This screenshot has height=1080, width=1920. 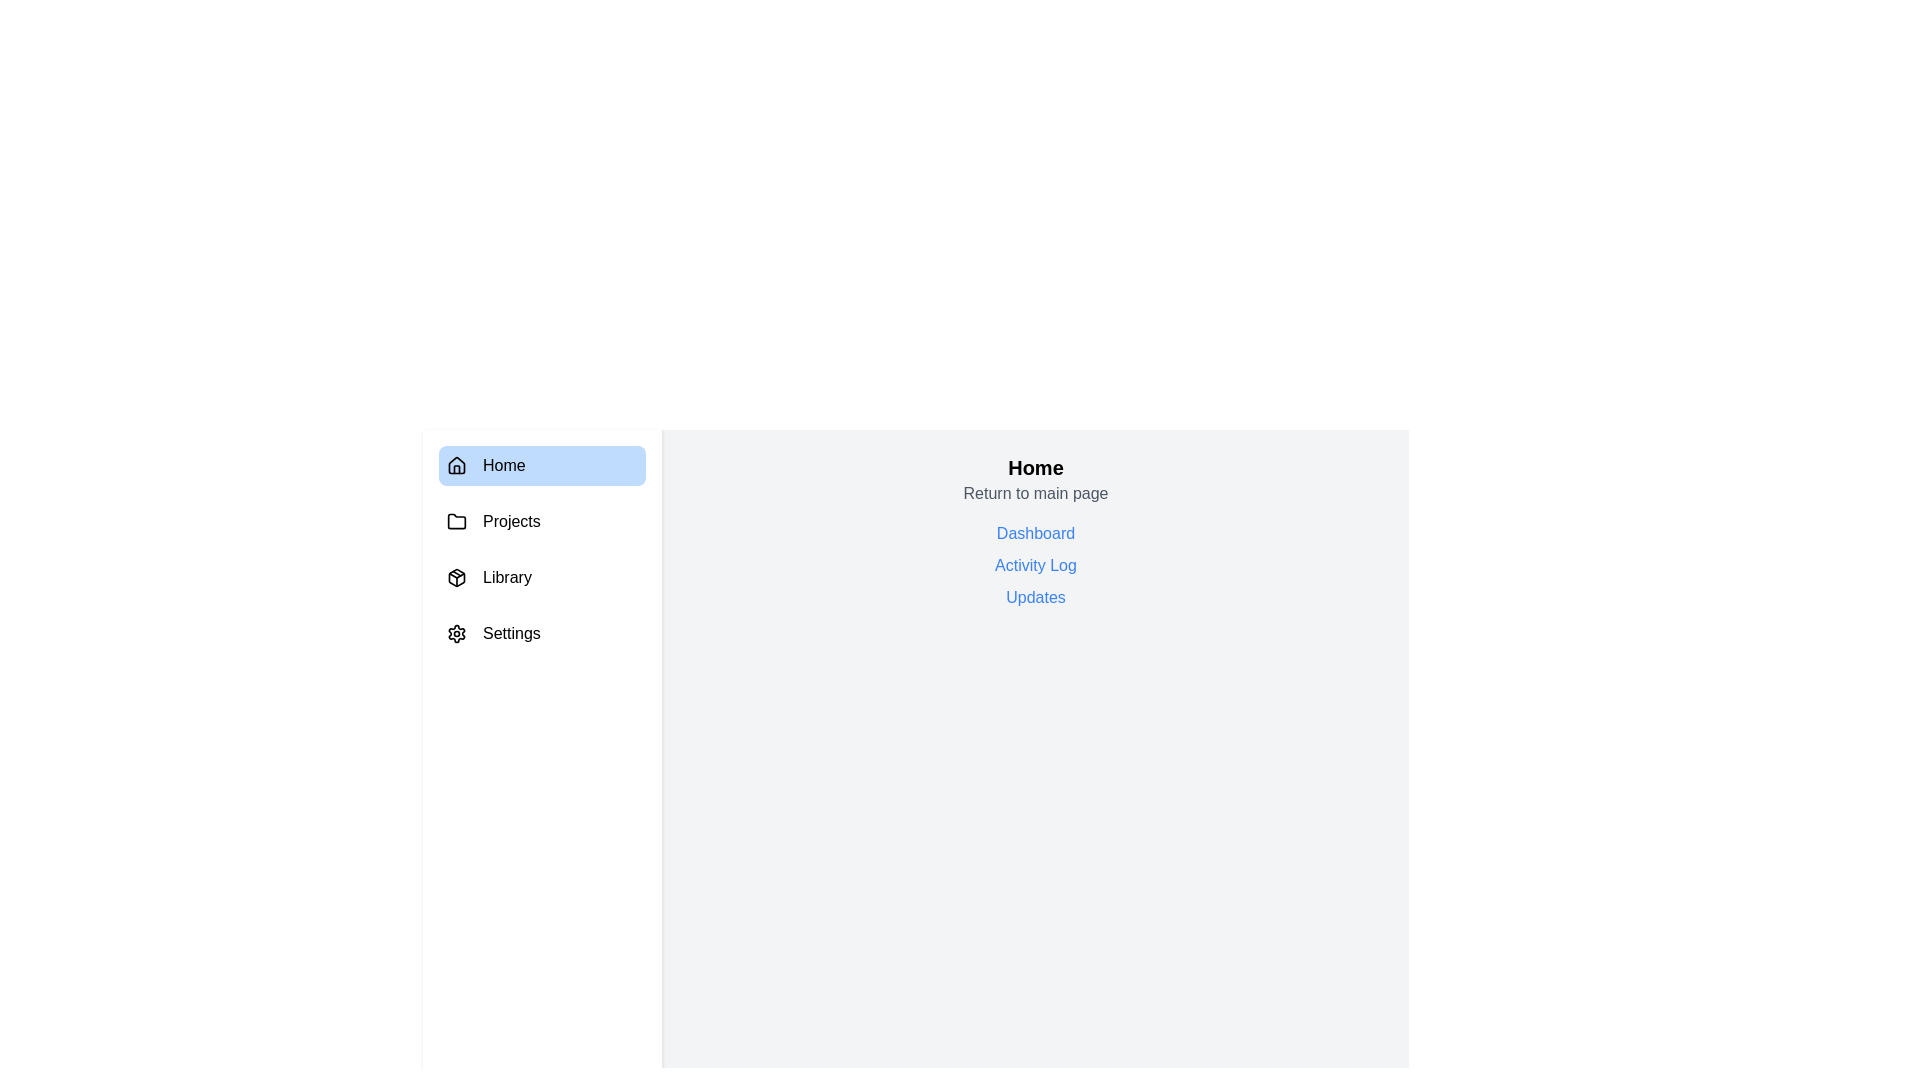 I want to click on the folder icon located in the second position of the navigation menu, beneath the 'Home' item and above the 'Library' entry in the sidebar, so click(x=455, y=519).